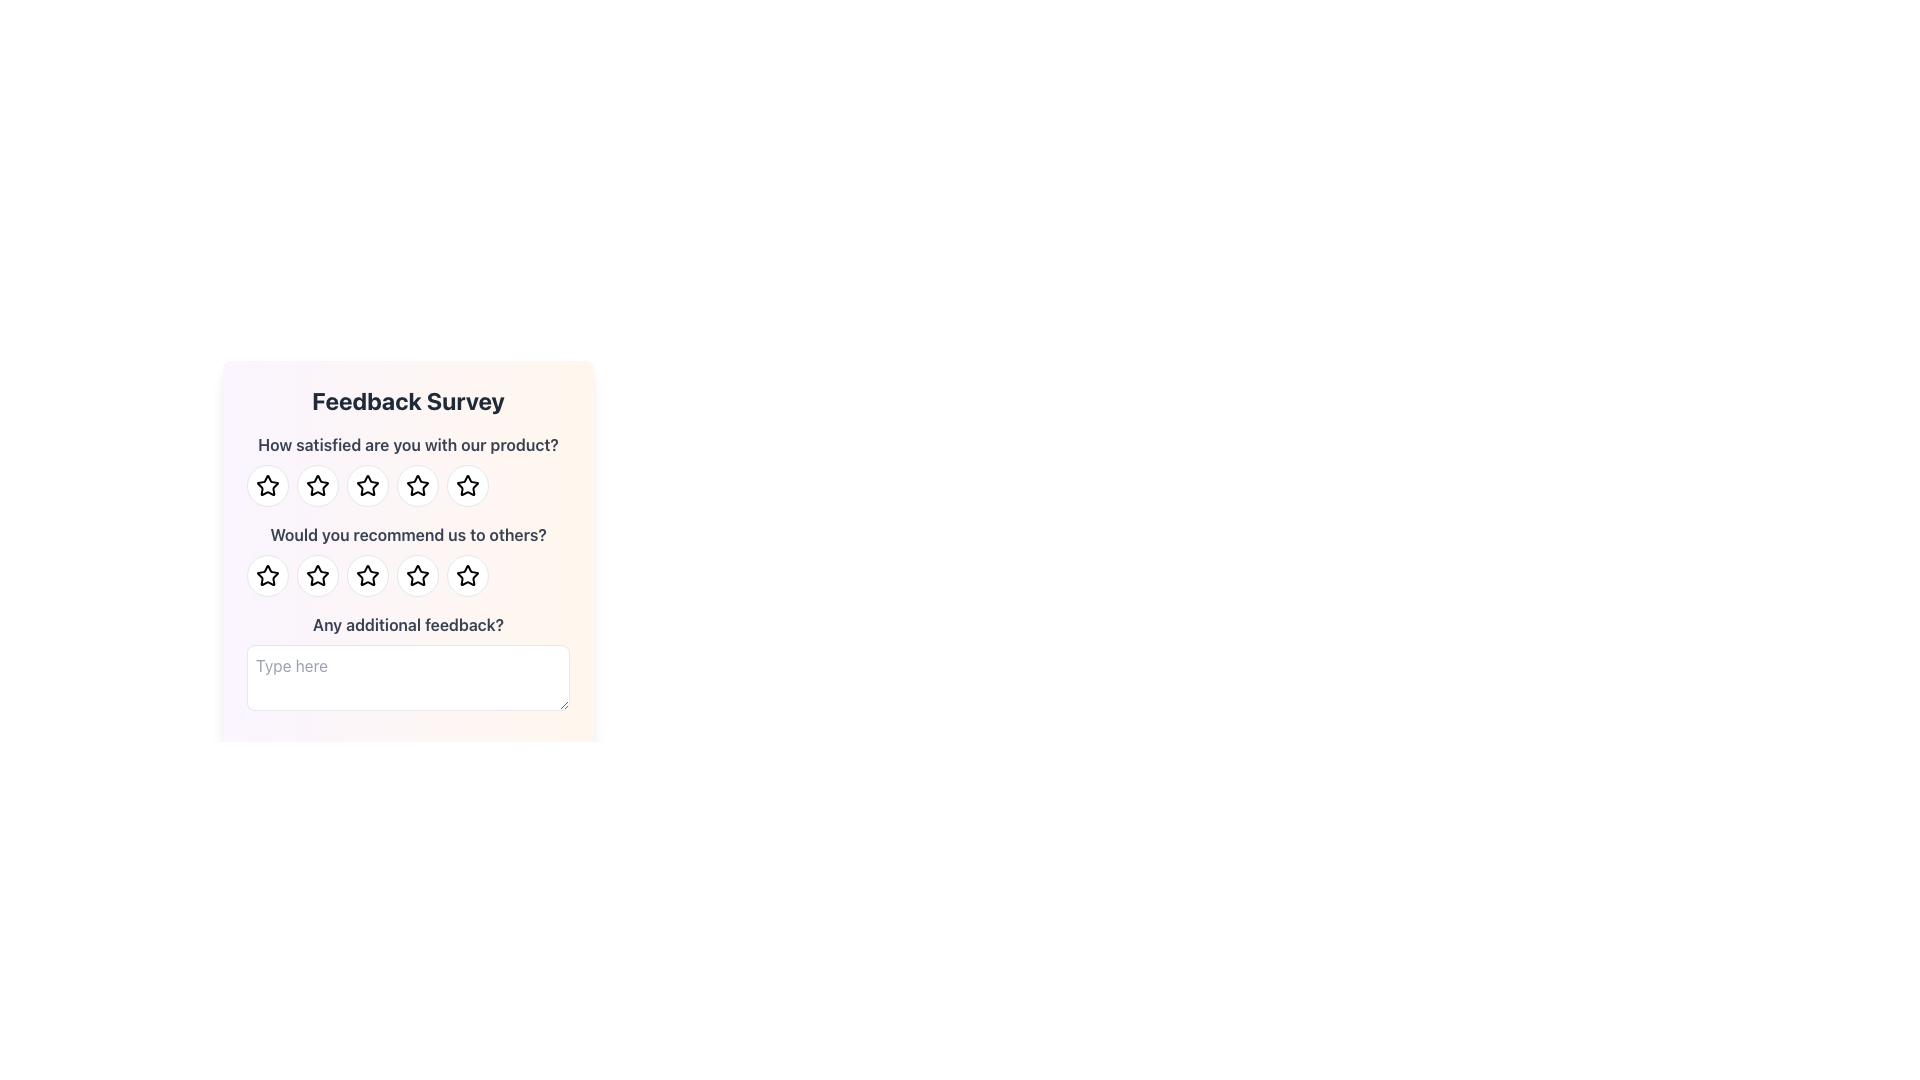  I want to click on the second star icon in the first row of star ratings, so click(316, 485).